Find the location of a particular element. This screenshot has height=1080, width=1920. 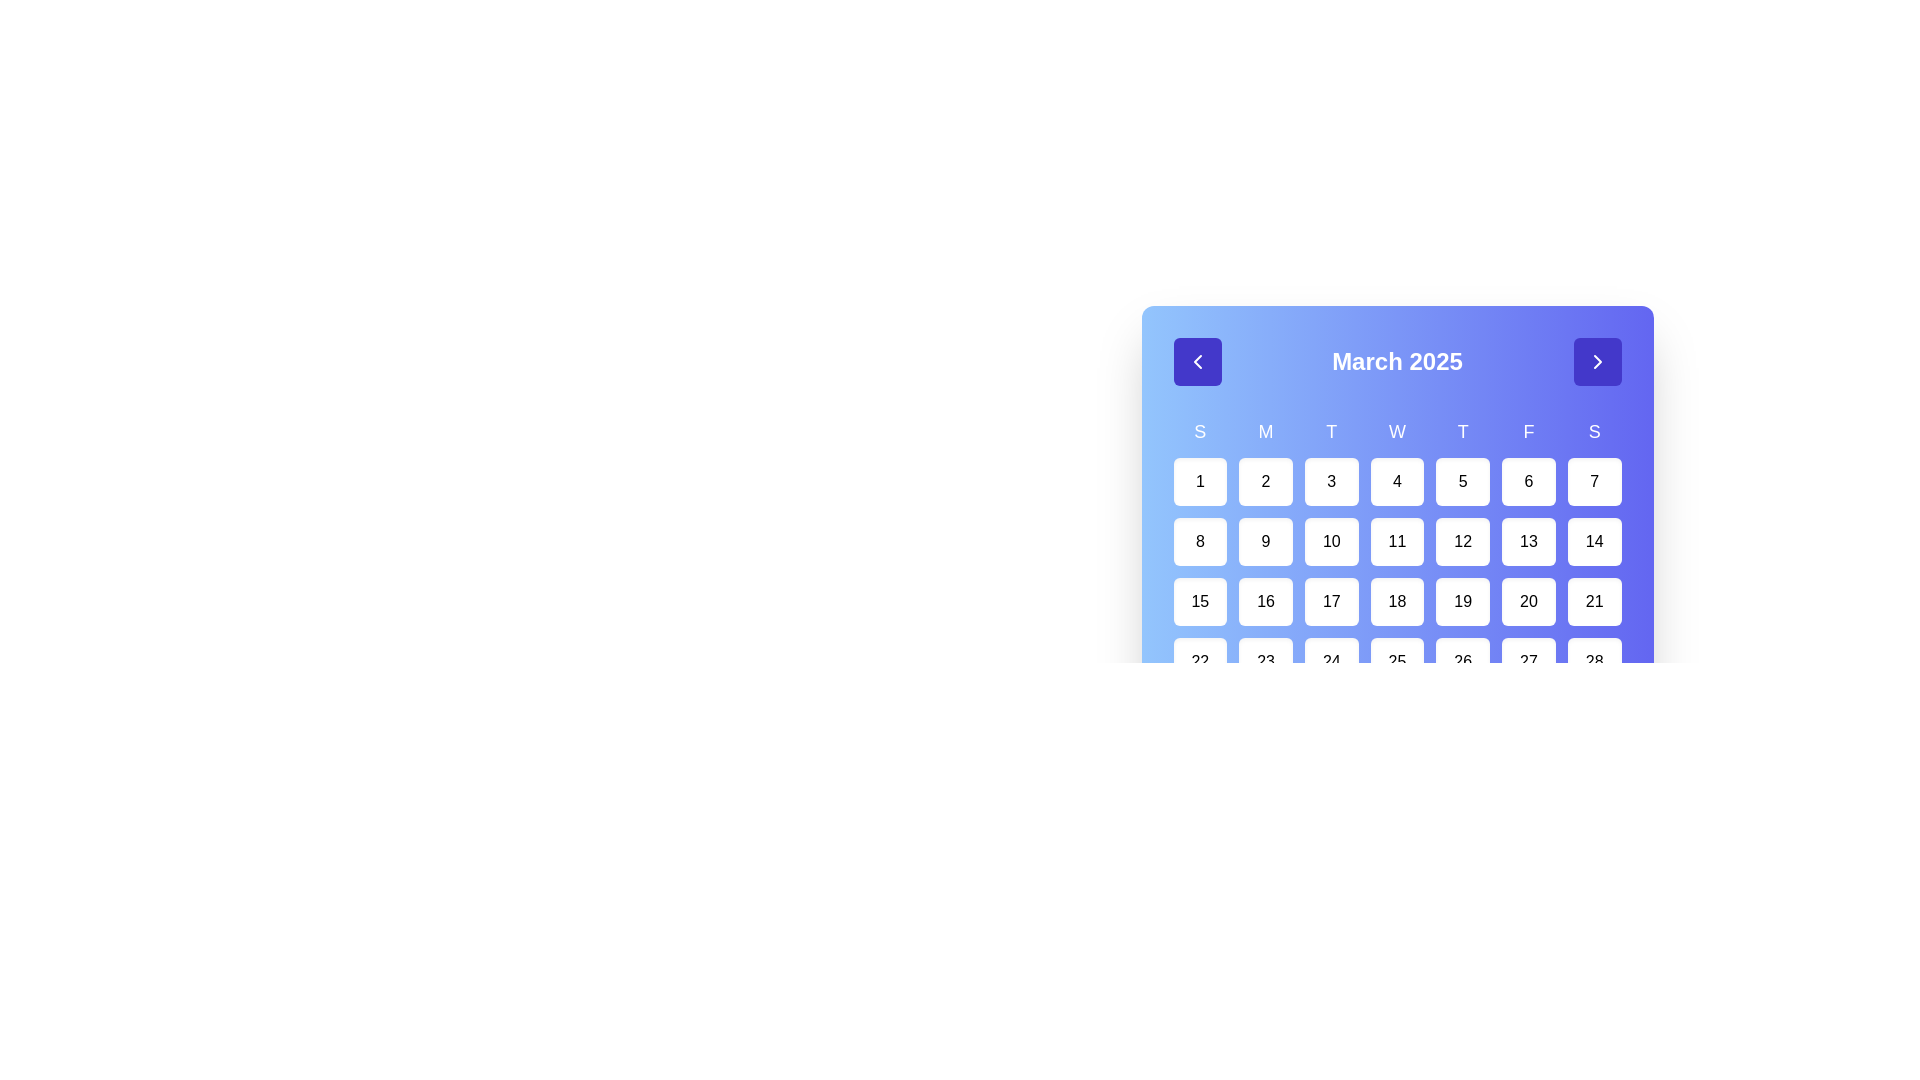

the rounded white button containing the numeral '4' in the calendar interface is located at coordinates (1396, 482).